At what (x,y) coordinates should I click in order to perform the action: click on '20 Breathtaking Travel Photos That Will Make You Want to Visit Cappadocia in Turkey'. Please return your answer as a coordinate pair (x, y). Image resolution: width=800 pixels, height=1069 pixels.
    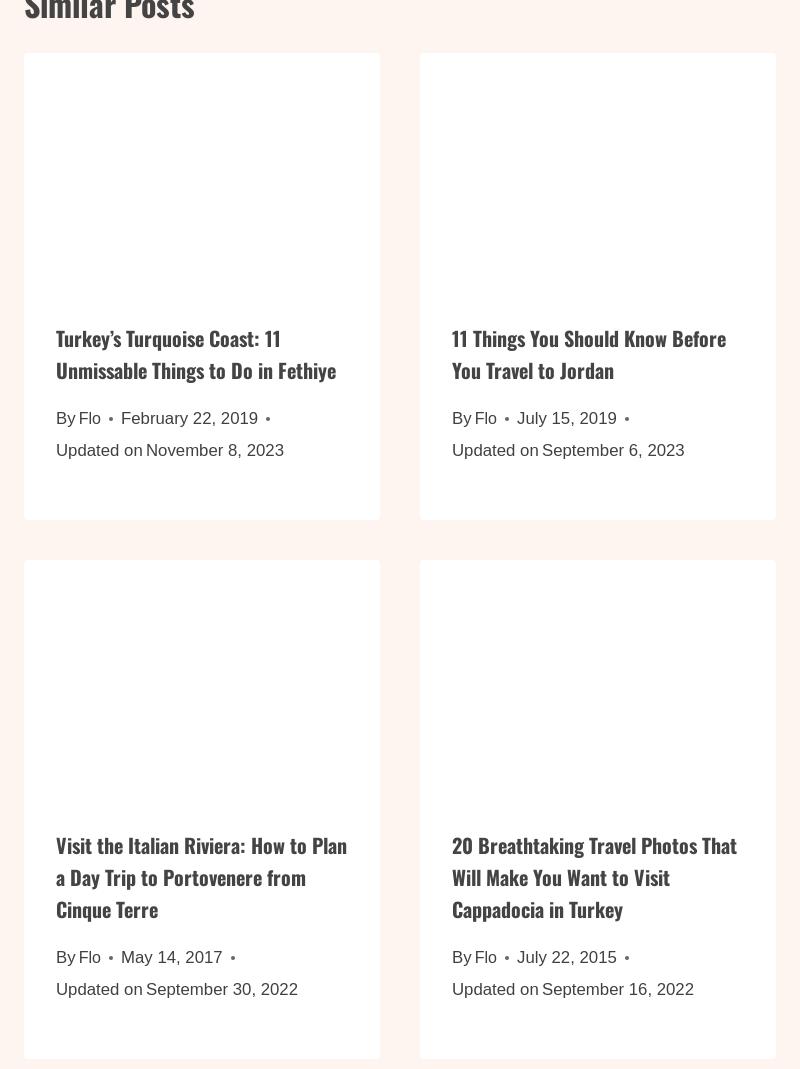
    Looking at the image, I should click on (593, 887).